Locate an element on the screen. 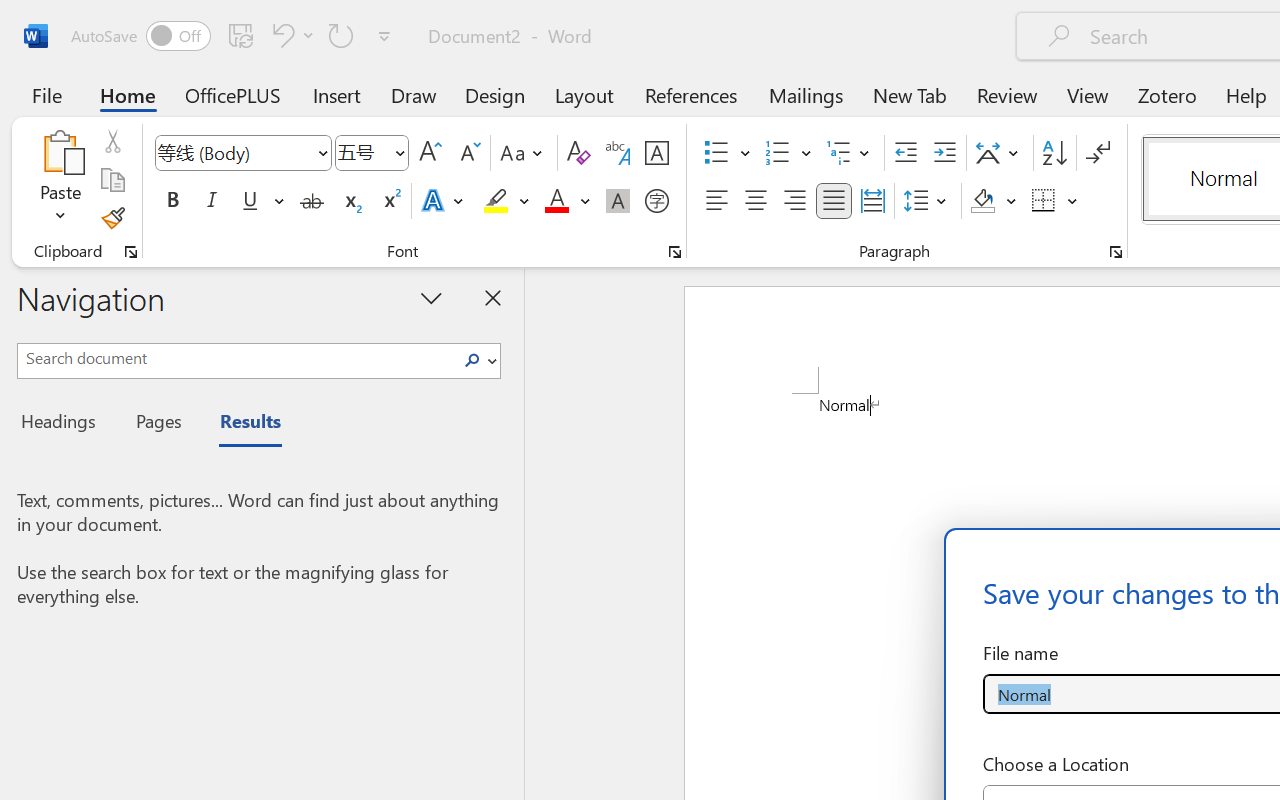  'Search' is located at coordinates (477, 360).